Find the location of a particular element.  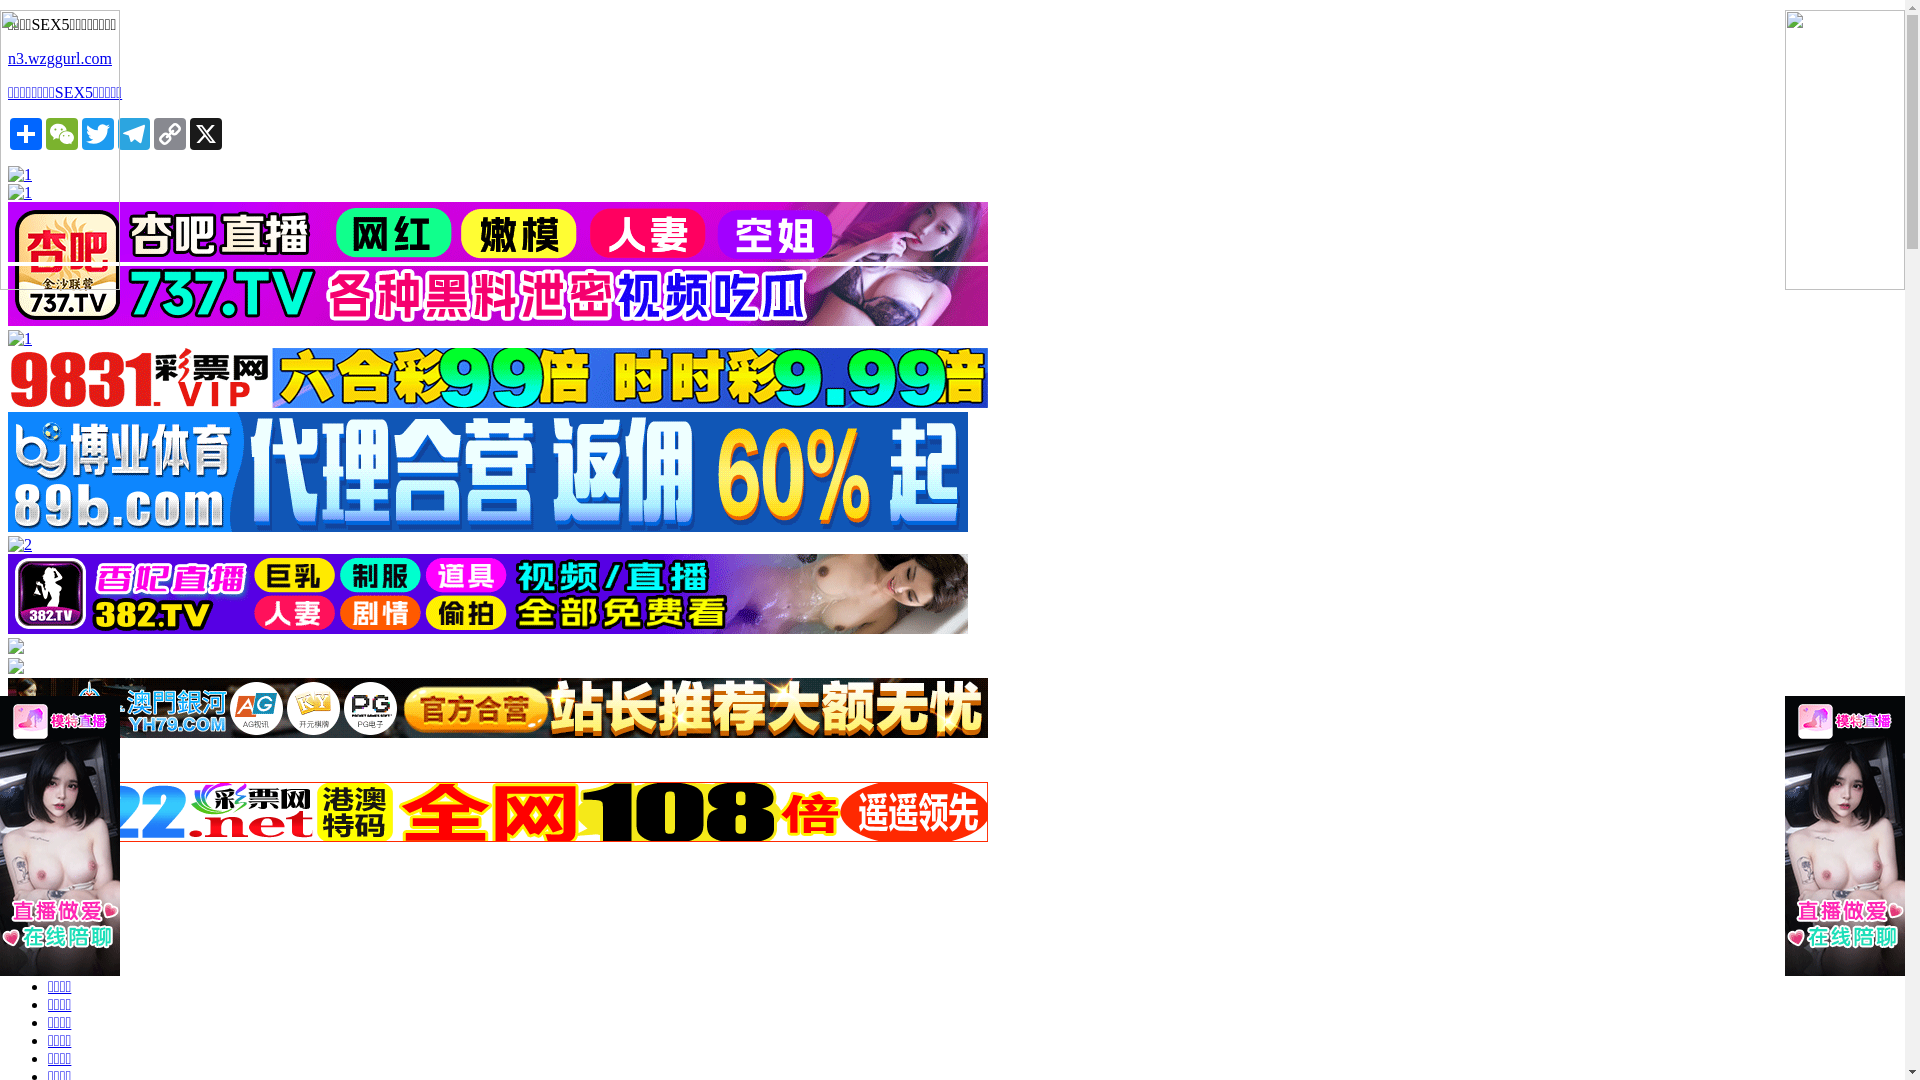

'Copy Link' is located at coordinates (169, 134).